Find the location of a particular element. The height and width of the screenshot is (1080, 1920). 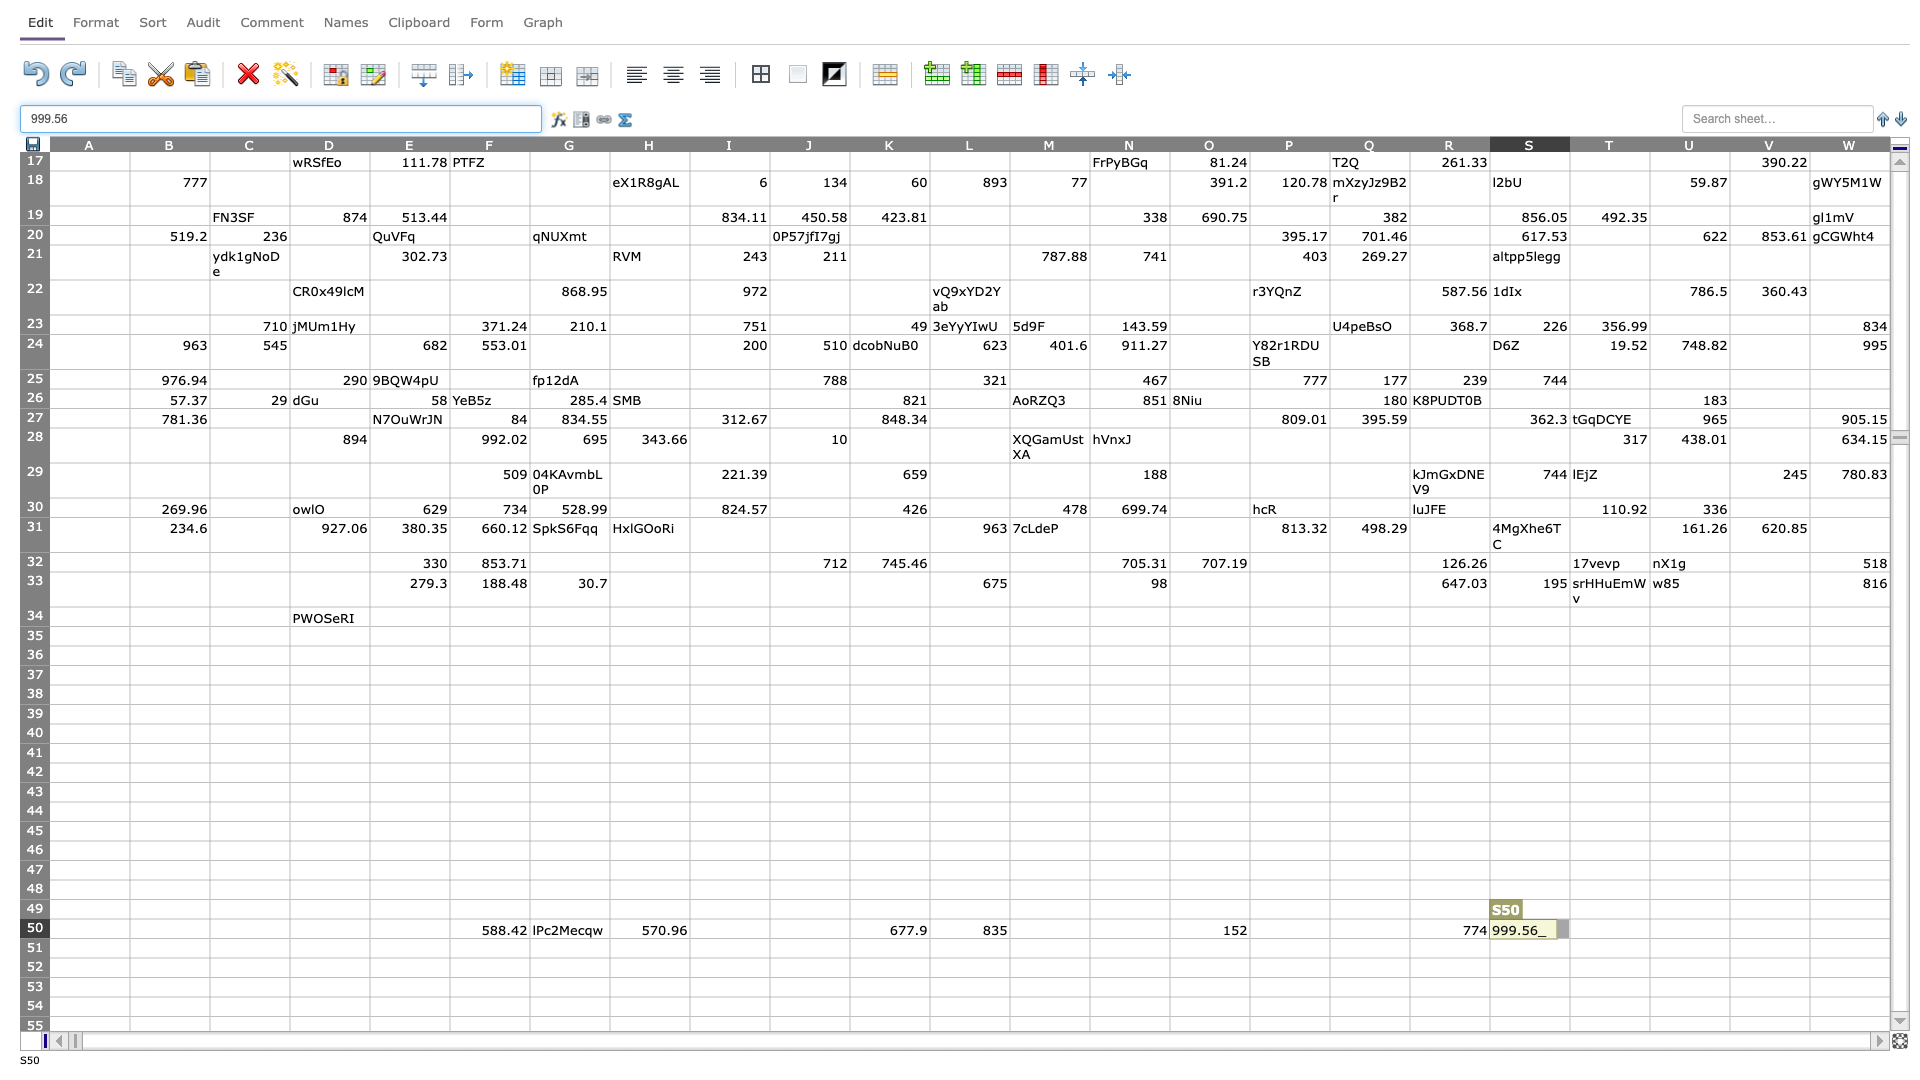

Upper left corner of cell U50 is located at coordinates (1650, 918).